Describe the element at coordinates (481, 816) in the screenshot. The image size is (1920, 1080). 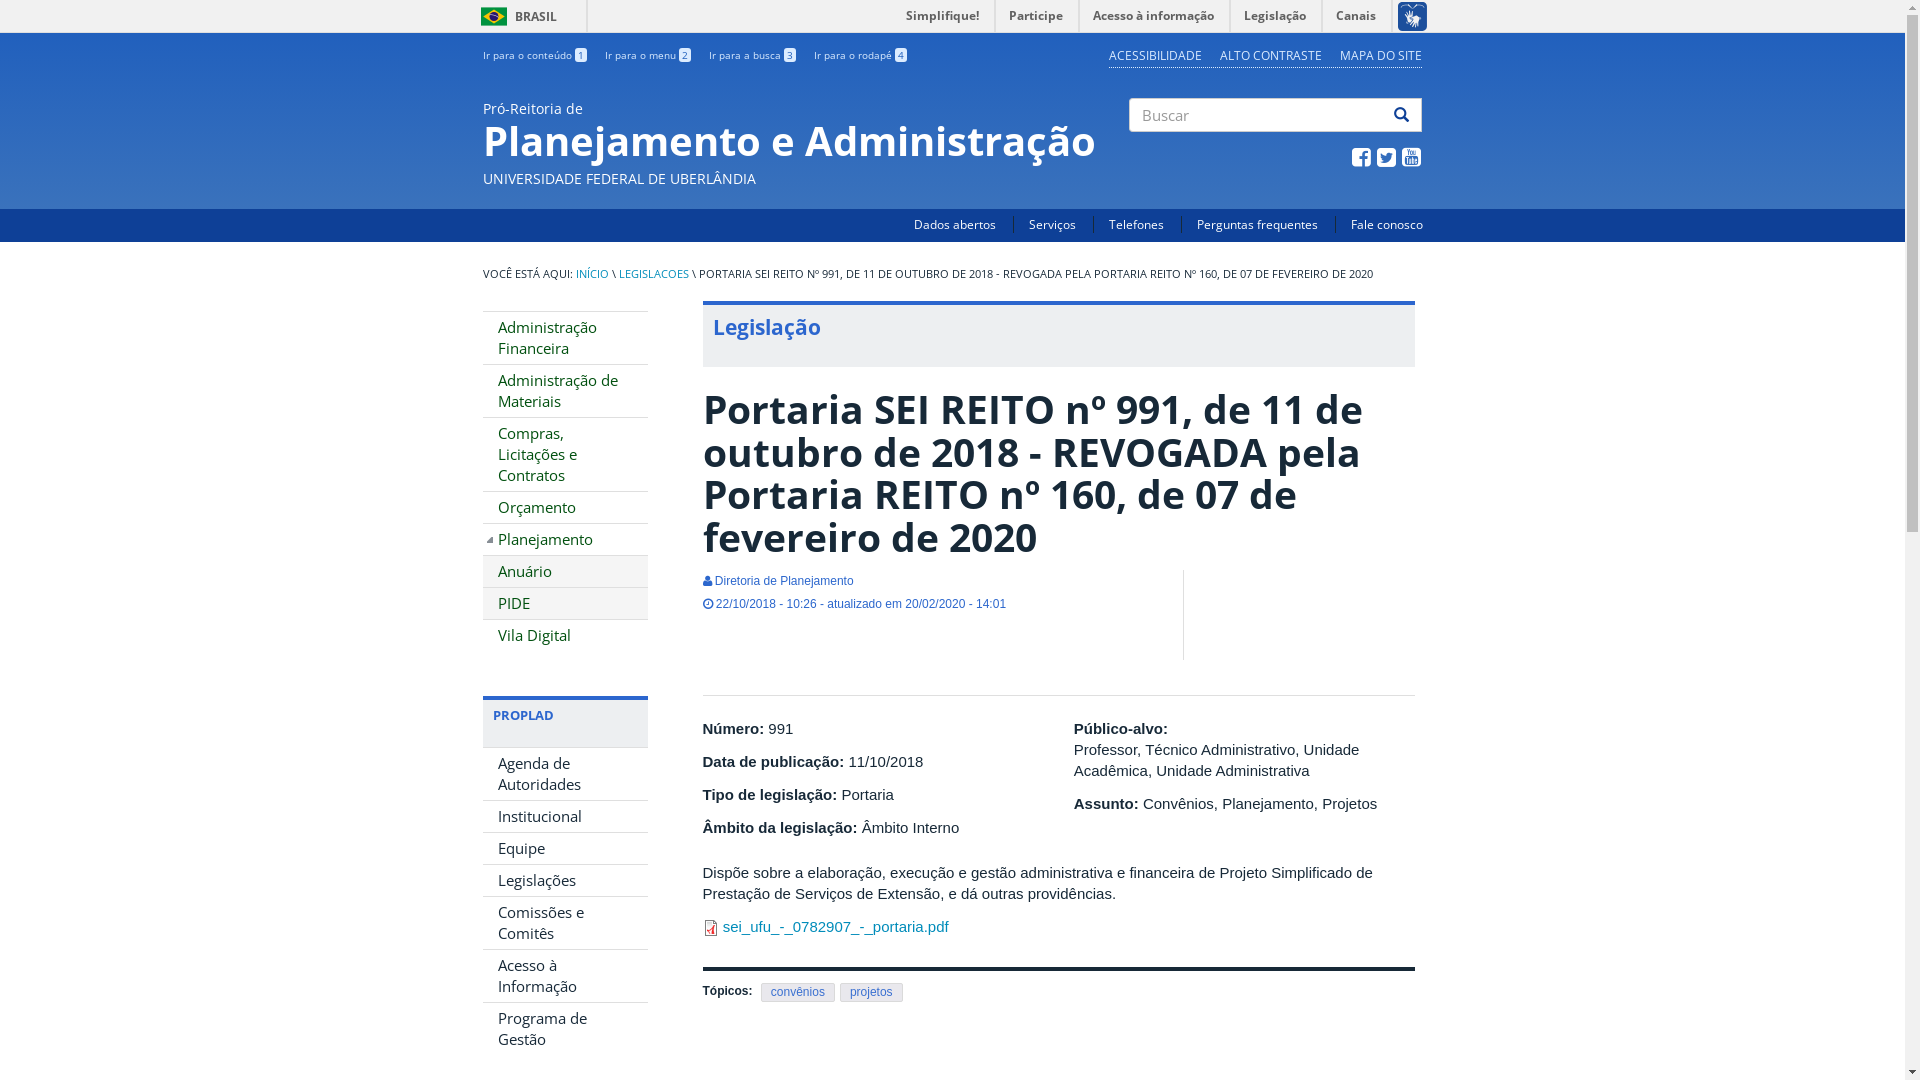
I see `'Institucional'` at that location.